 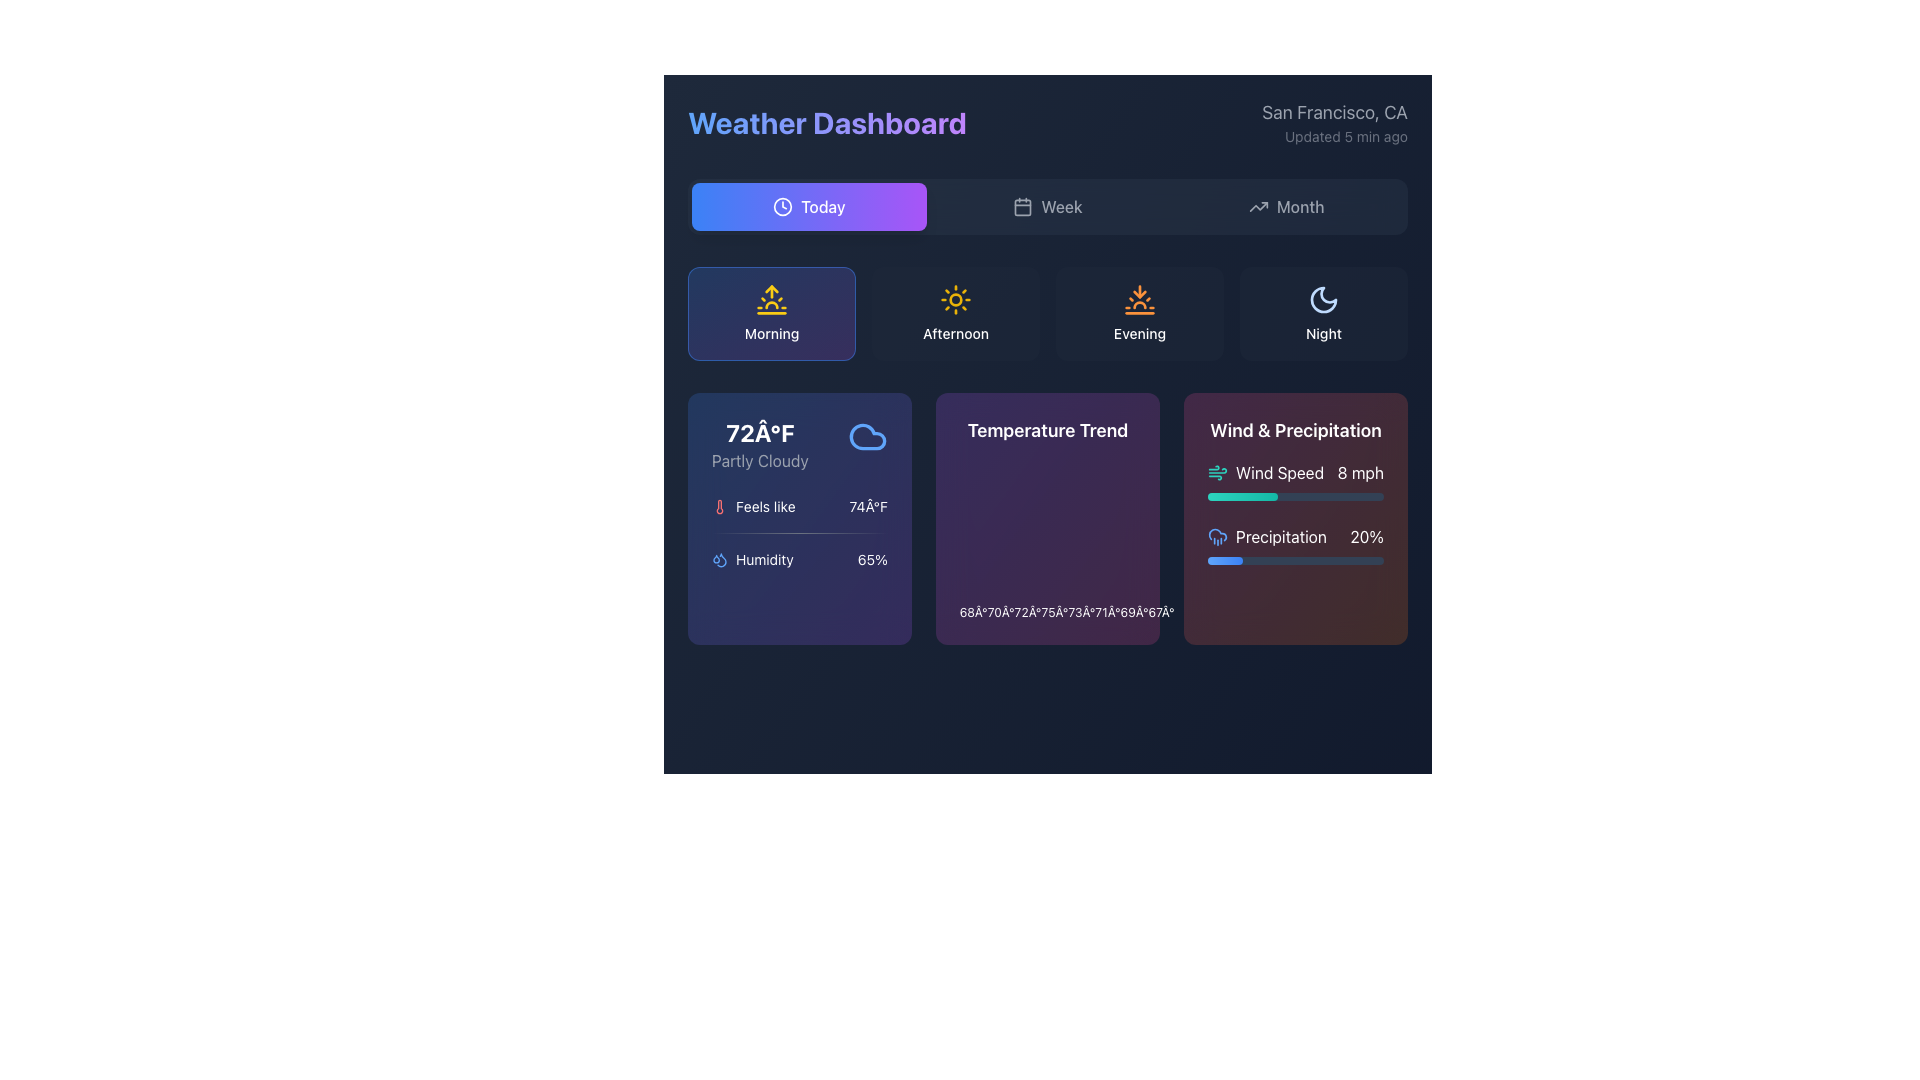 I want to click on the first graphical bar in the 'Temperature Trend' section that represents the value 68°, so click(x=974, y=608).